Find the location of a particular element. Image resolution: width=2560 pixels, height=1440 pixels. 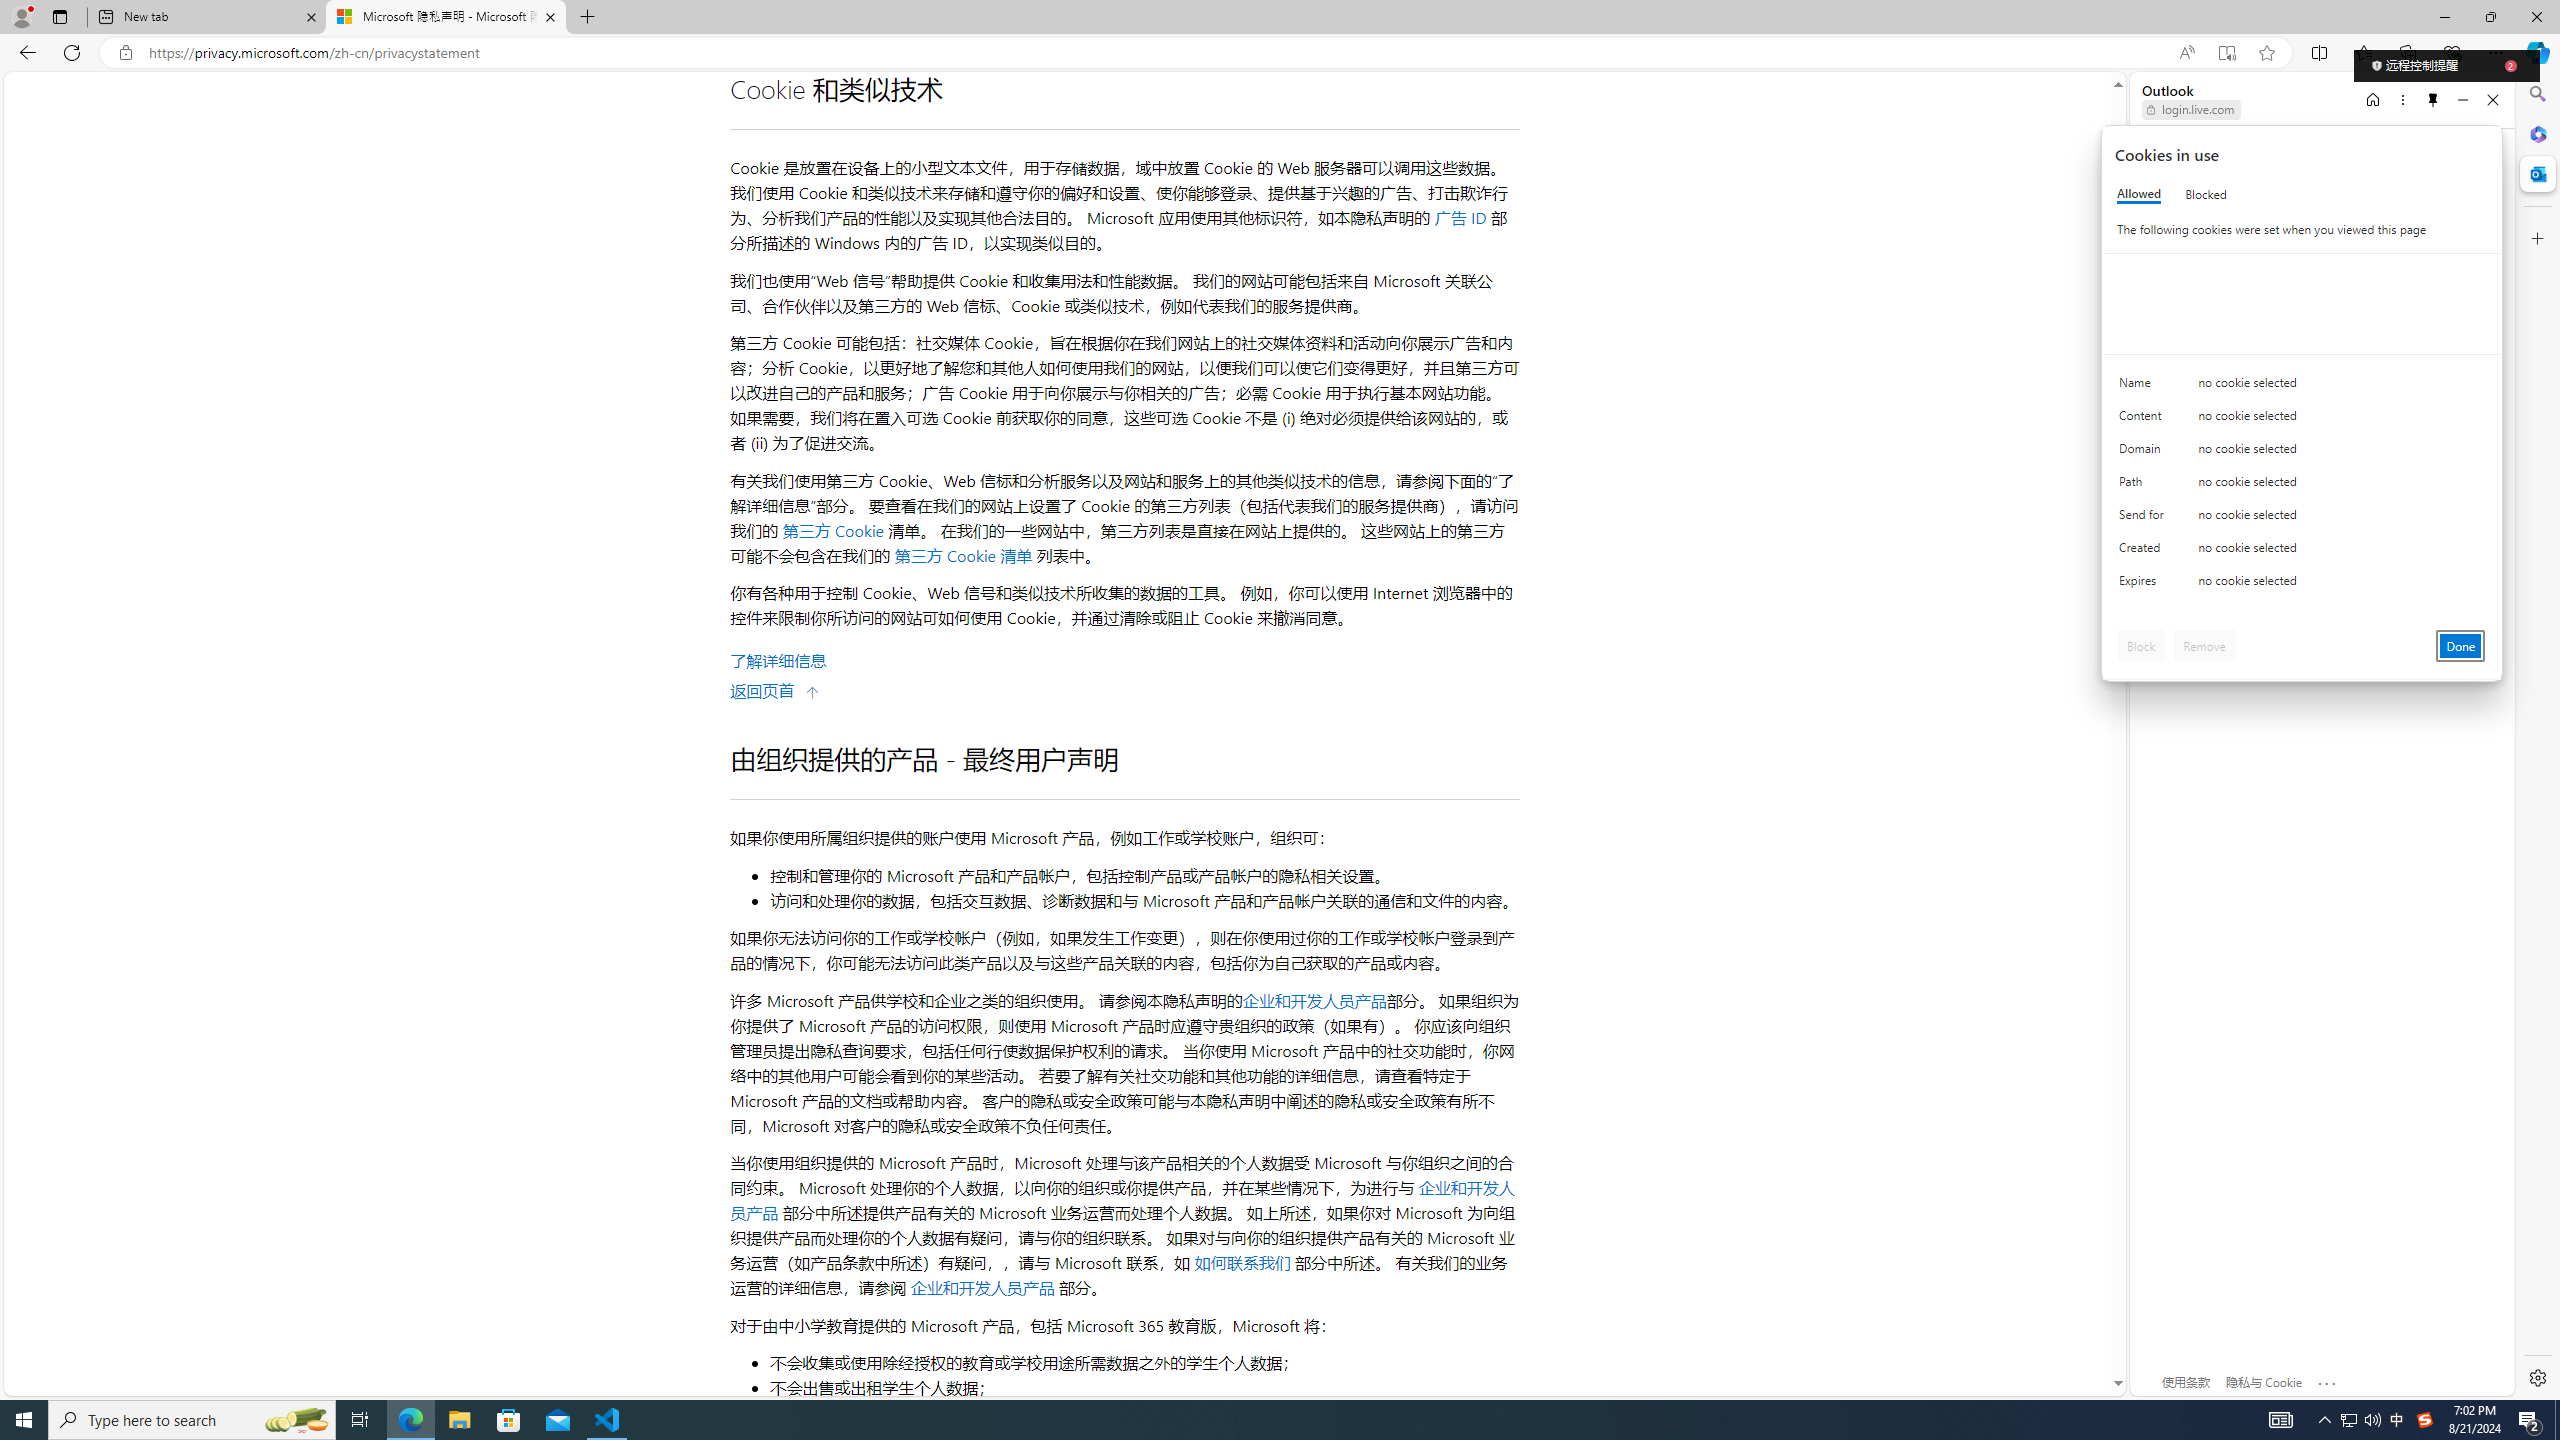

'Remove' is located at coordinates (2204, 646).